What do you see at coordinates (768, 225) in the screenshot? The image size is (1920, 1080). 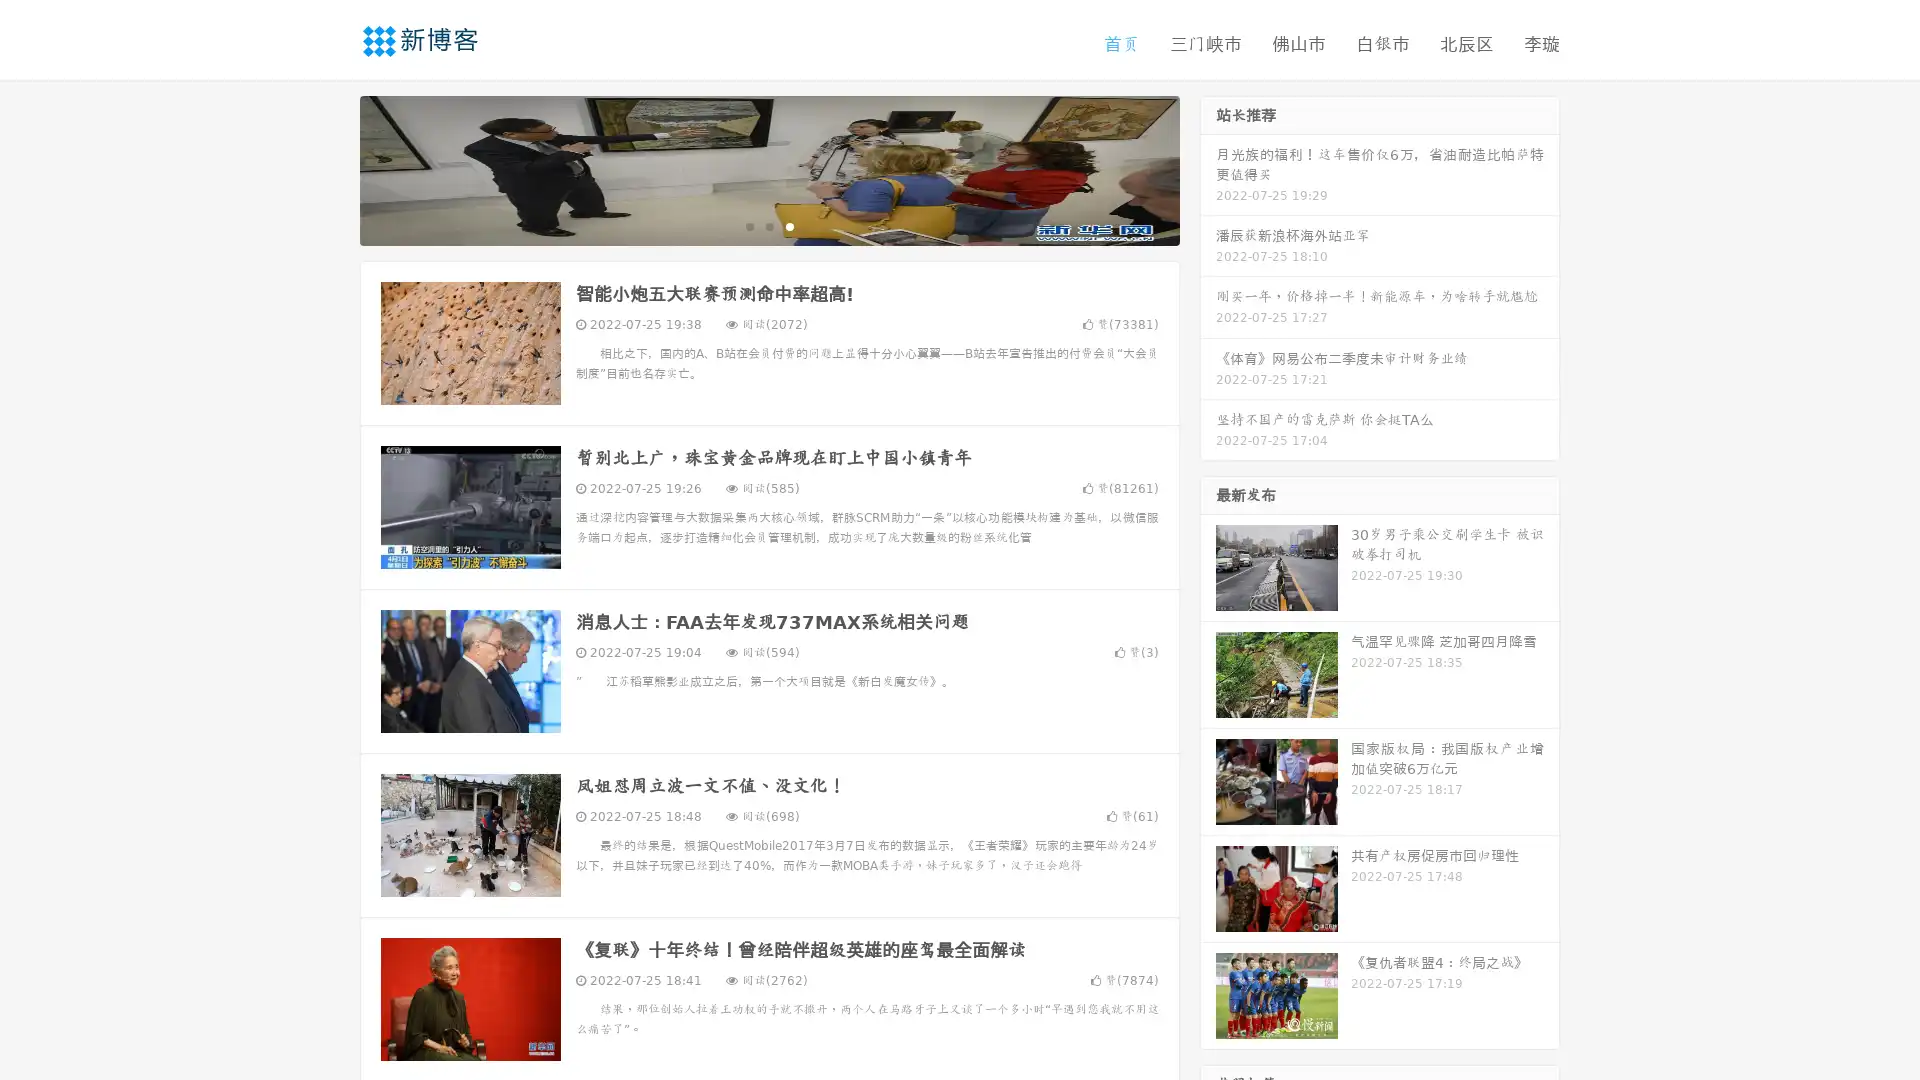 I see `Go to slide 2` at bounding box center [768, 225].